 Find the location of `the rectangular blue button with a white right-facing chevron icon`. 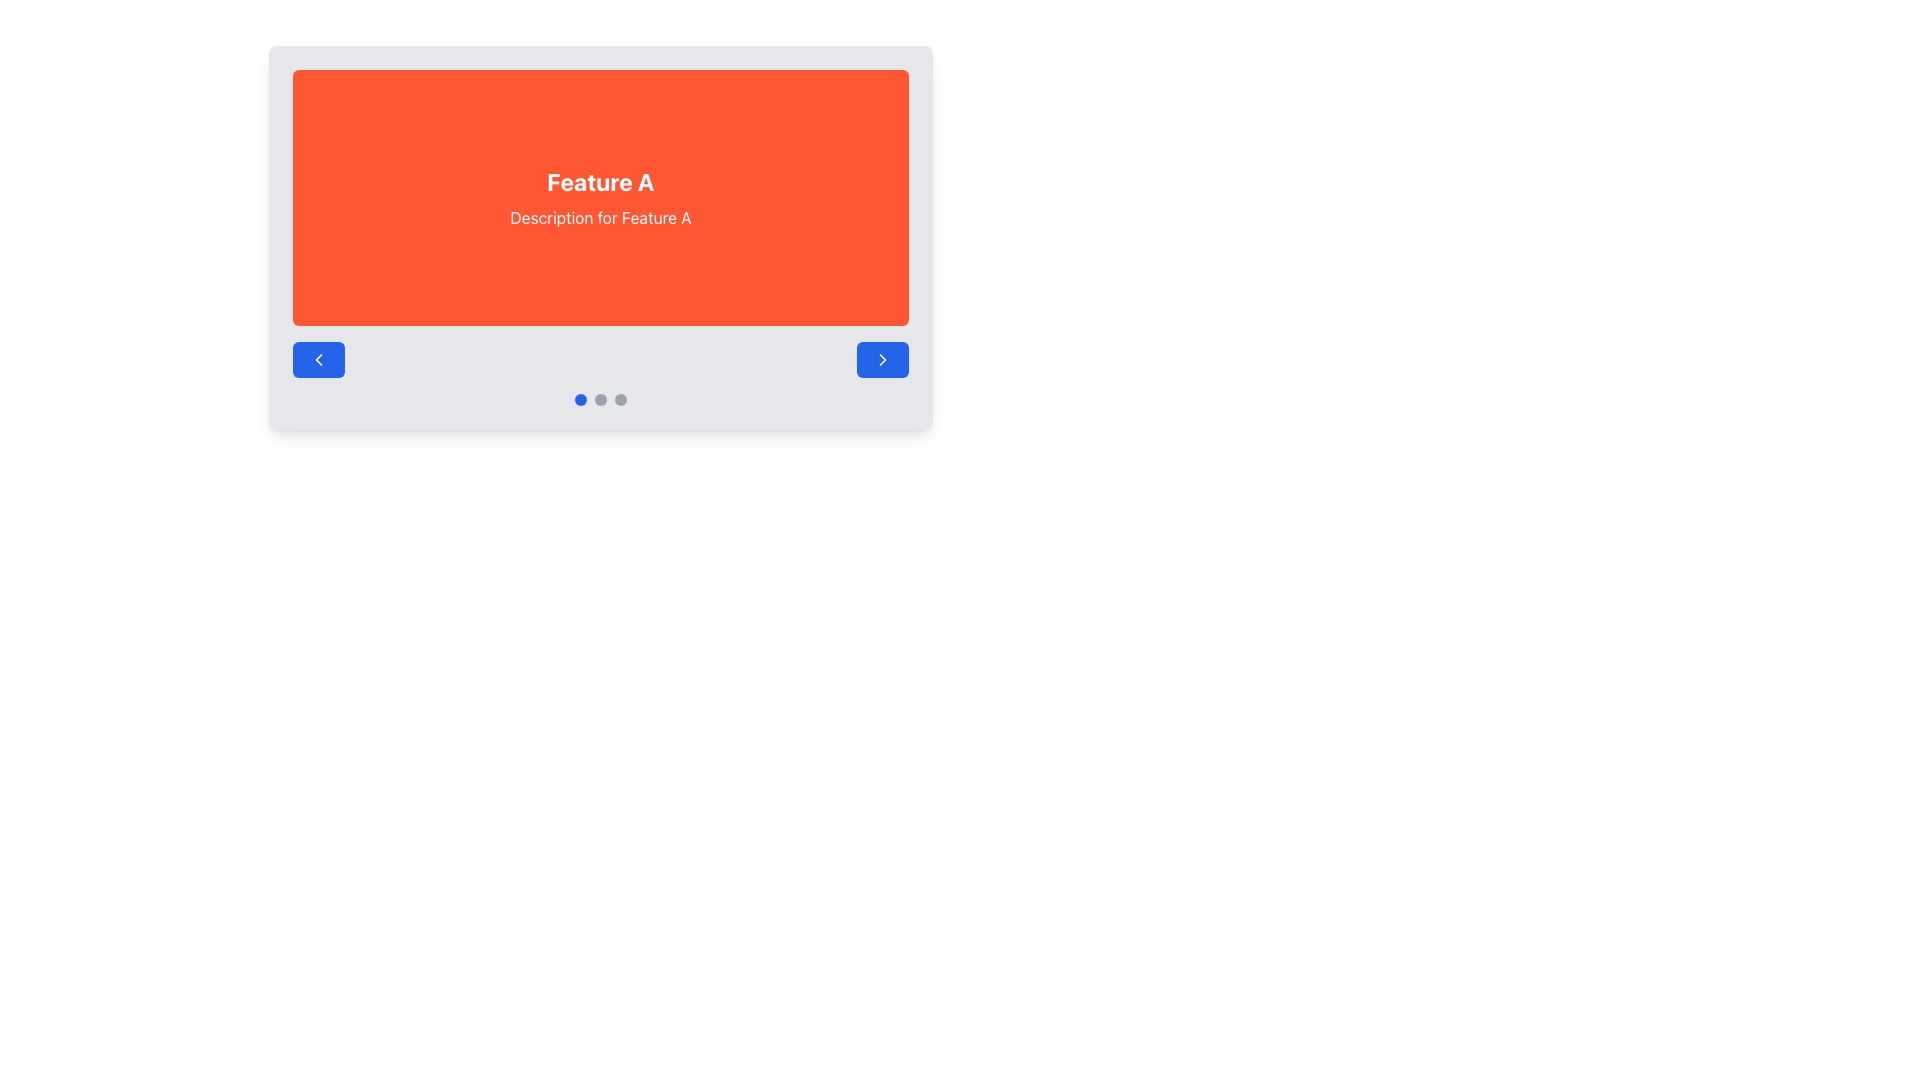

the rectangular blue button with a white right-facing chevron icon is located at coordinates (882, 358).